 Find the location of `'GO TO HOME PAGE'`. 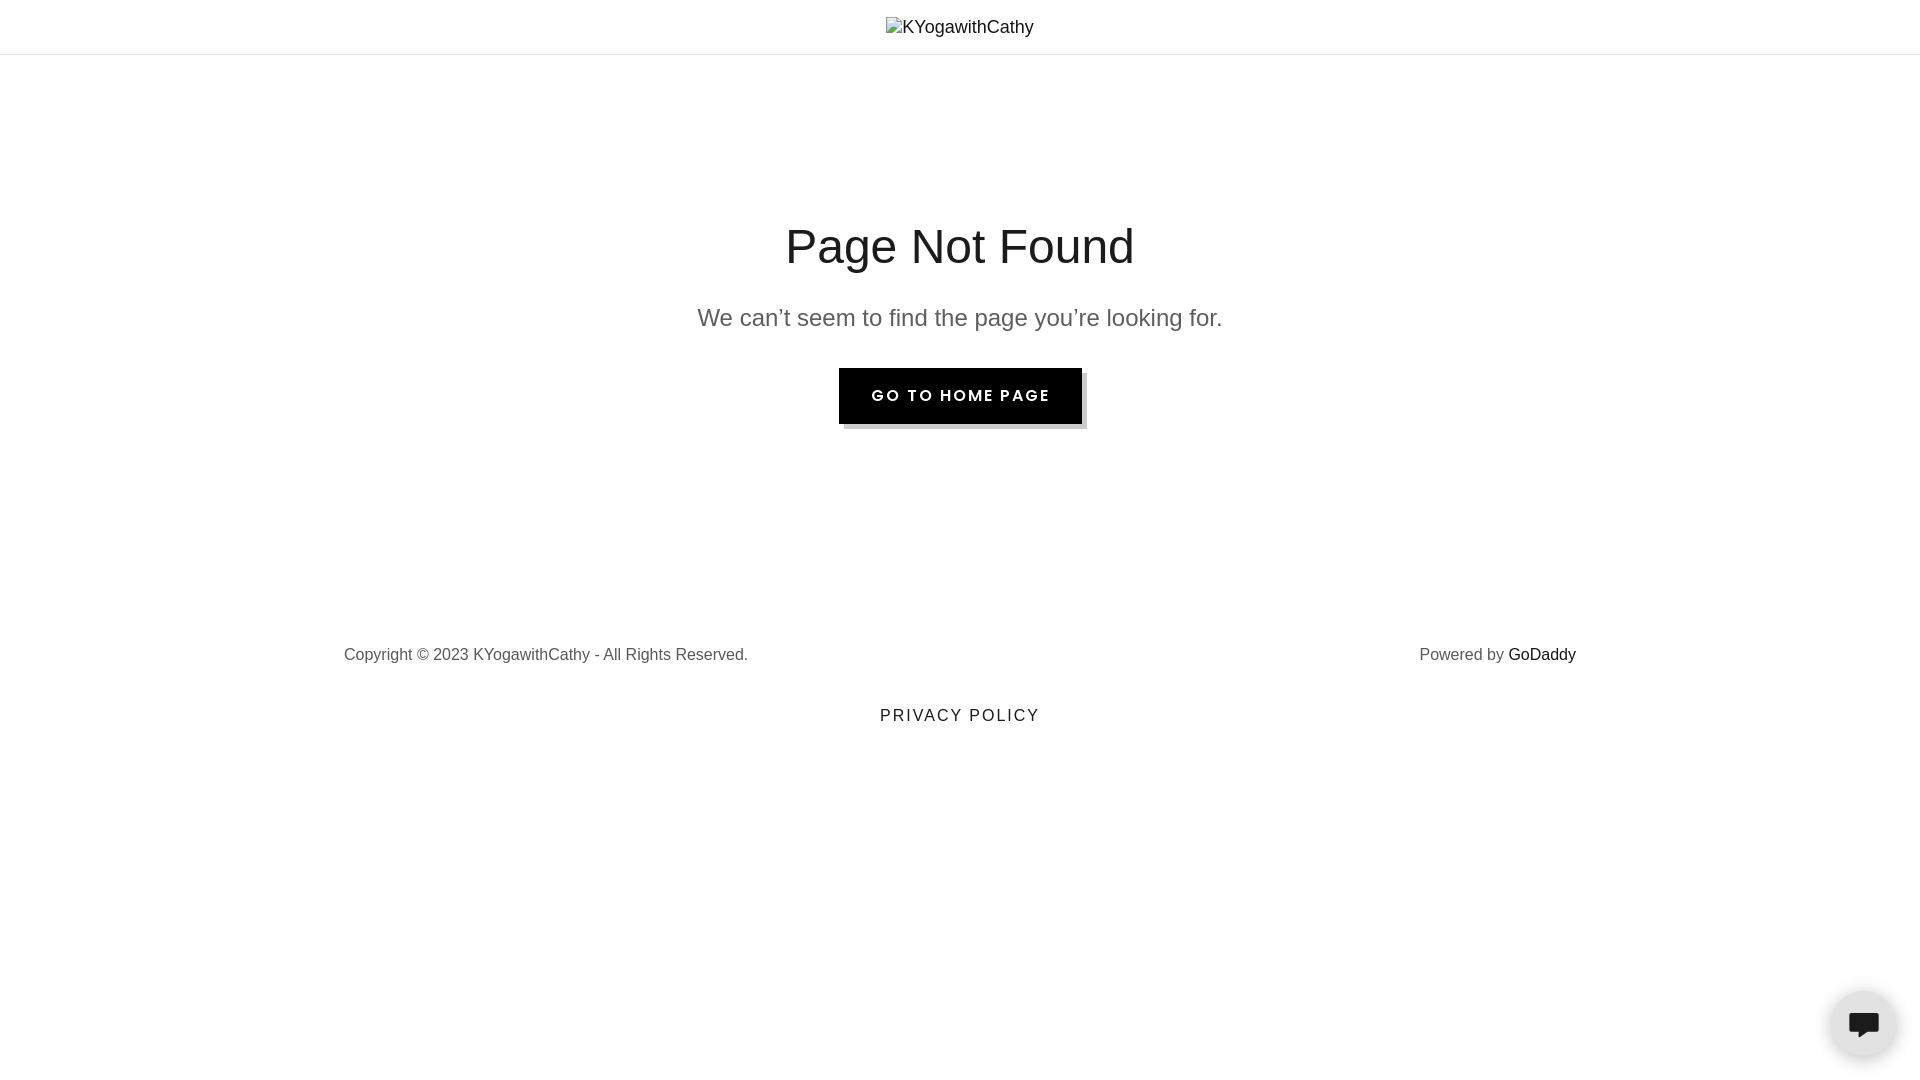

'GO TO HOME PAGE' is located at coordinates (838, 396).